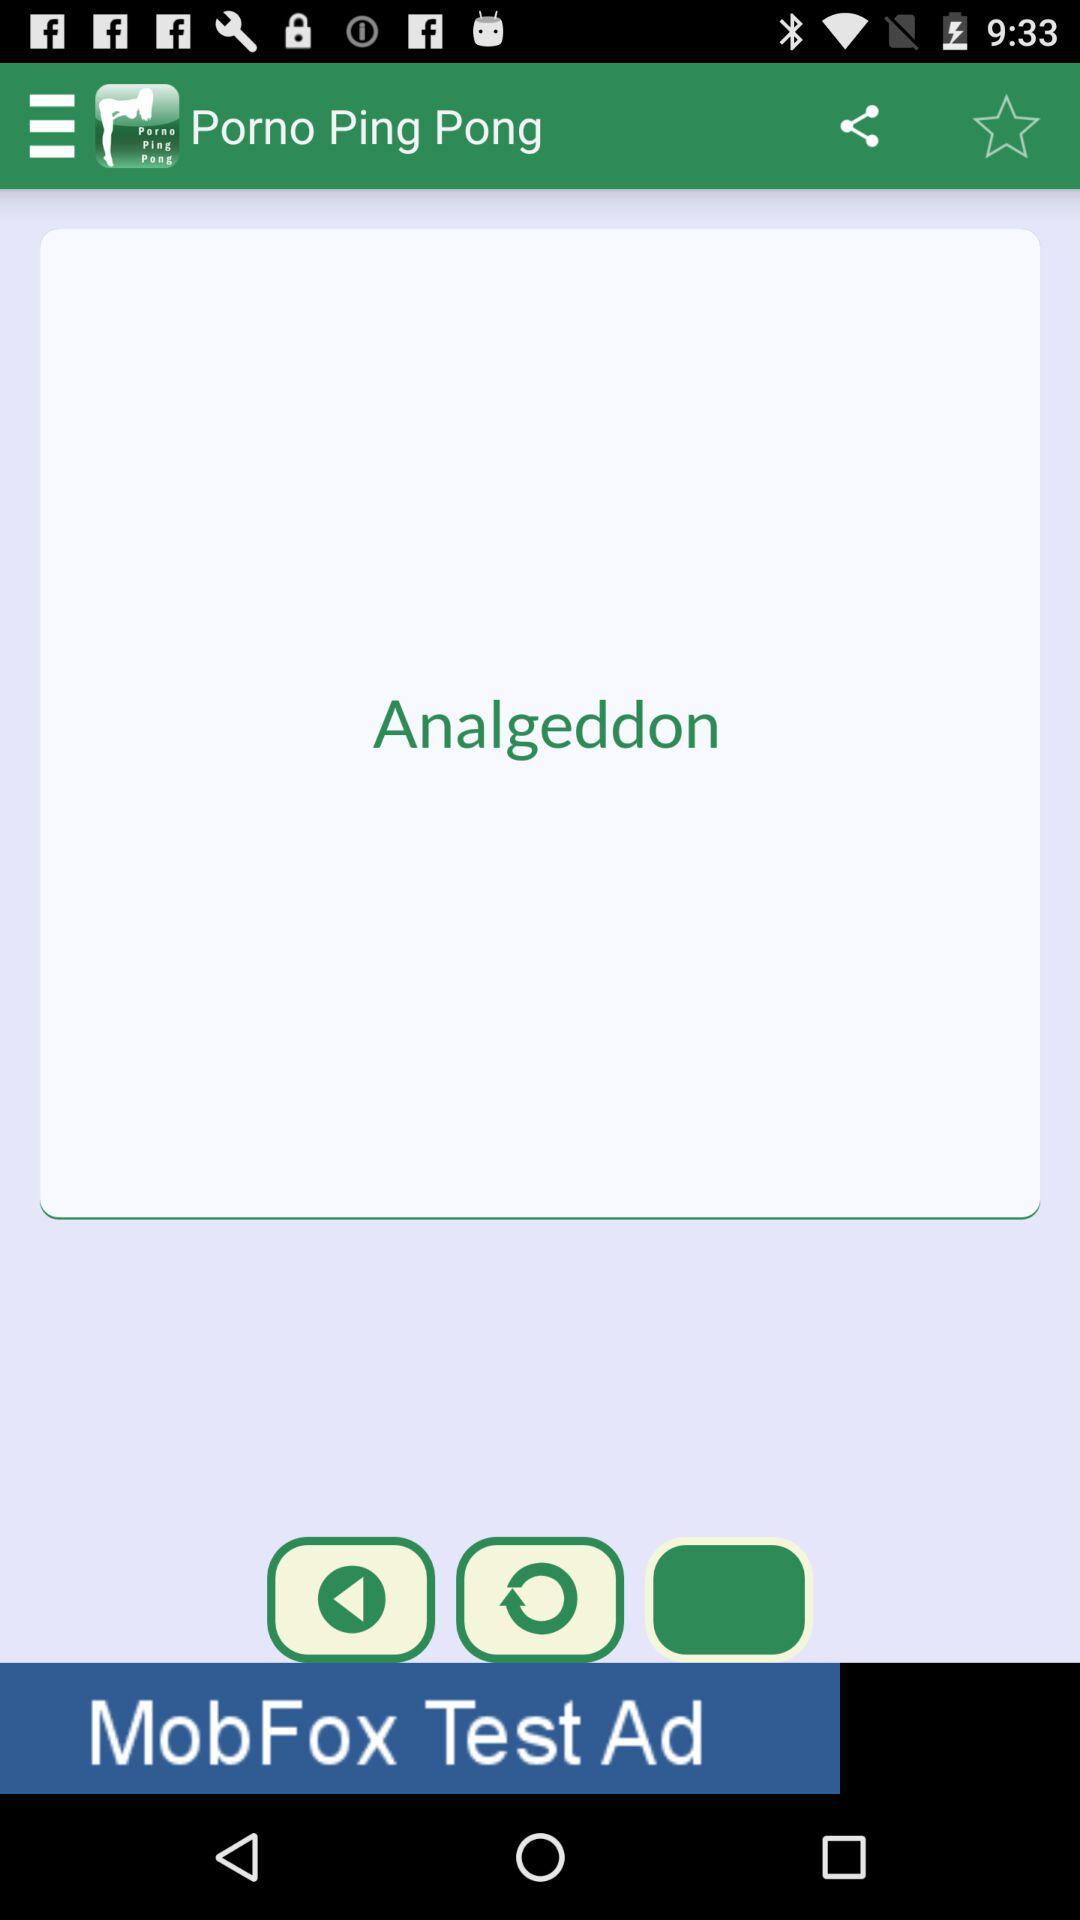  Describe the element at coordinates (1006, 124) in the screenshot. I see `button next to share button` at that location.